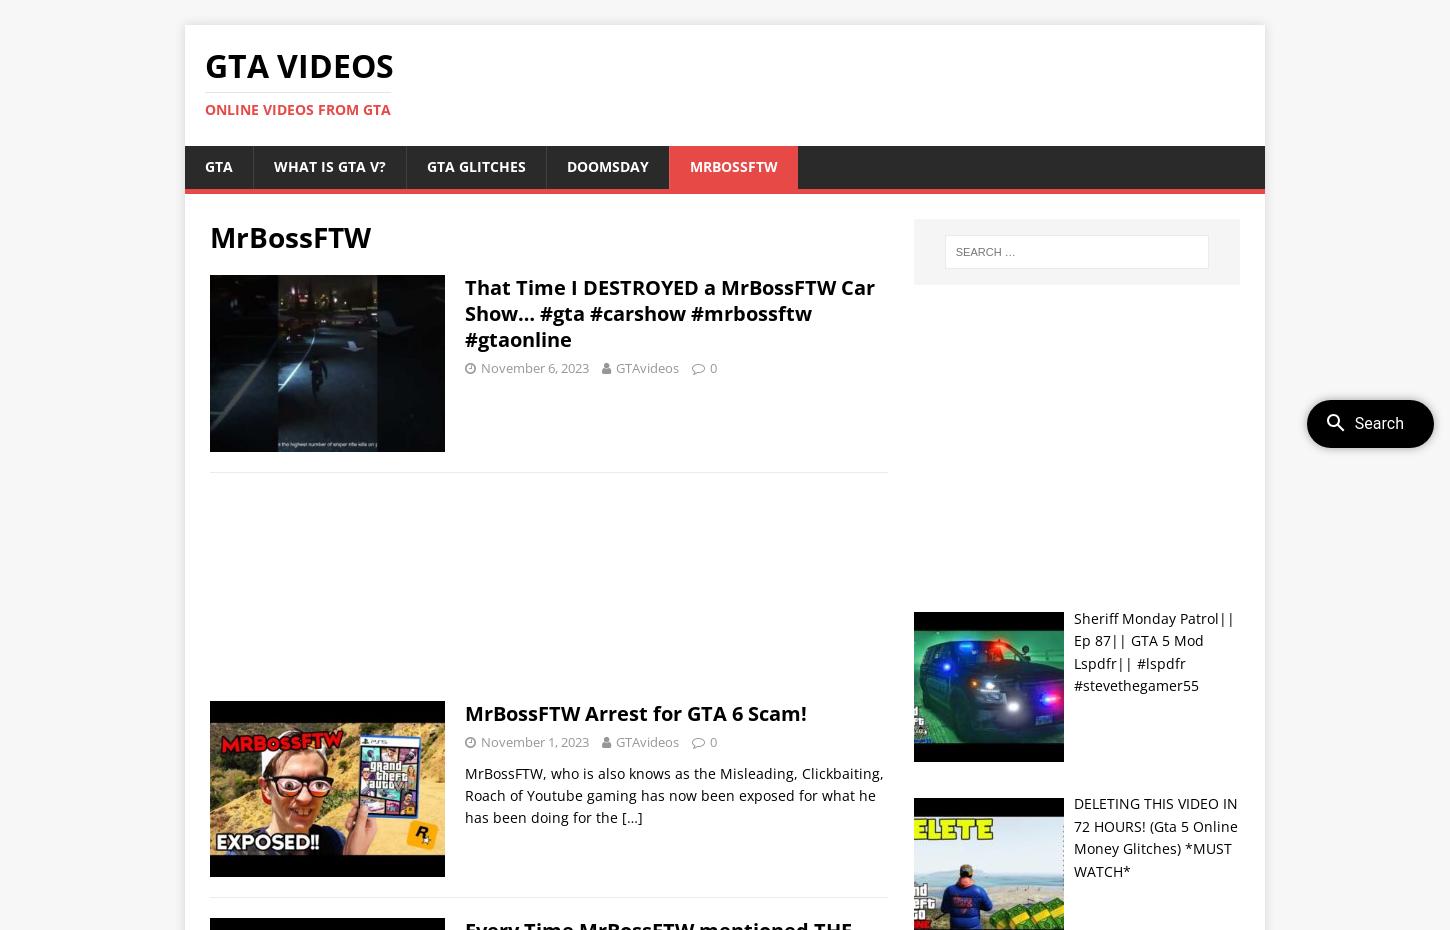  What do you see at coordinates (535, 741) in the screenshot?
I see `'November 1, 2023'` at bounding box center [535, 741].